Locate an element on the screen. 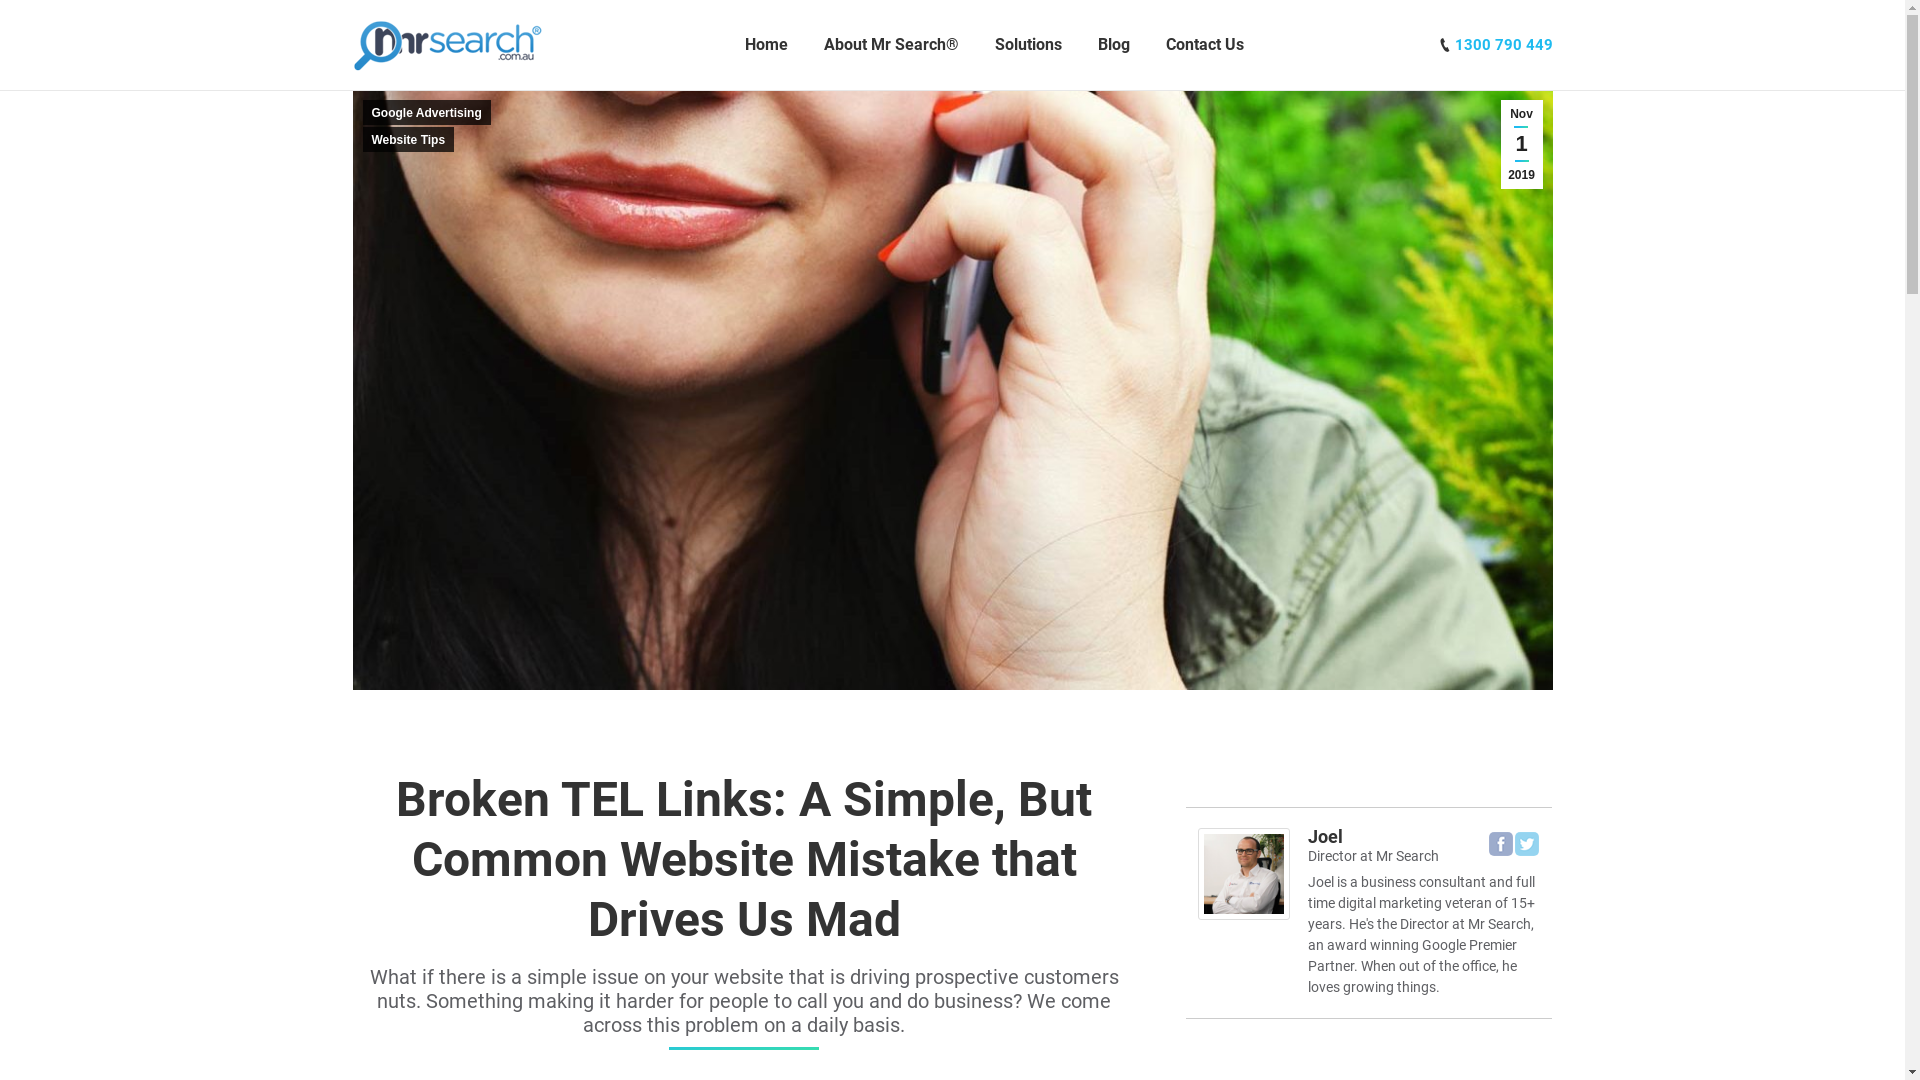  '1300 790 449' is located at coordinates (1502, 45).